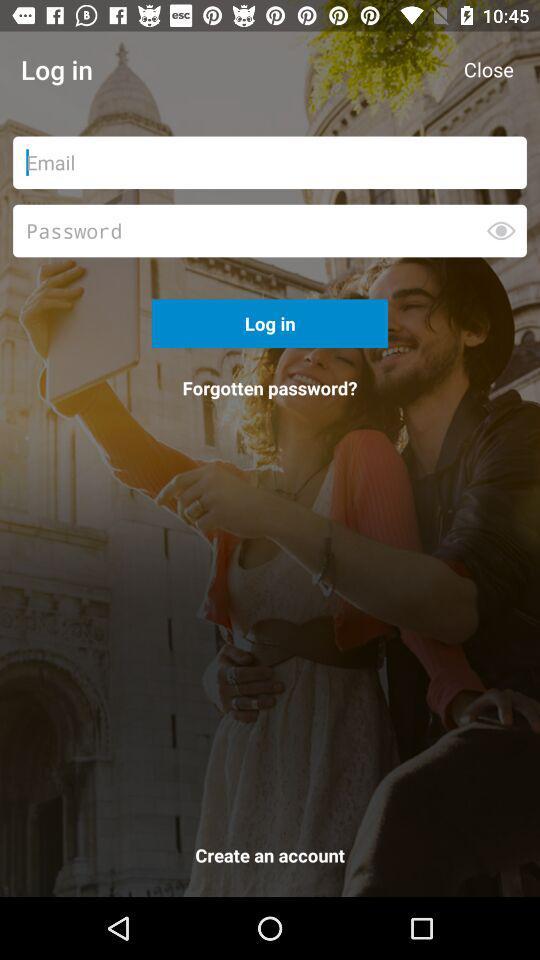 Image resolution: width=540 pixels, height=960 pixels. I want to click on icon below forgotten password? item, so click(270, 858).